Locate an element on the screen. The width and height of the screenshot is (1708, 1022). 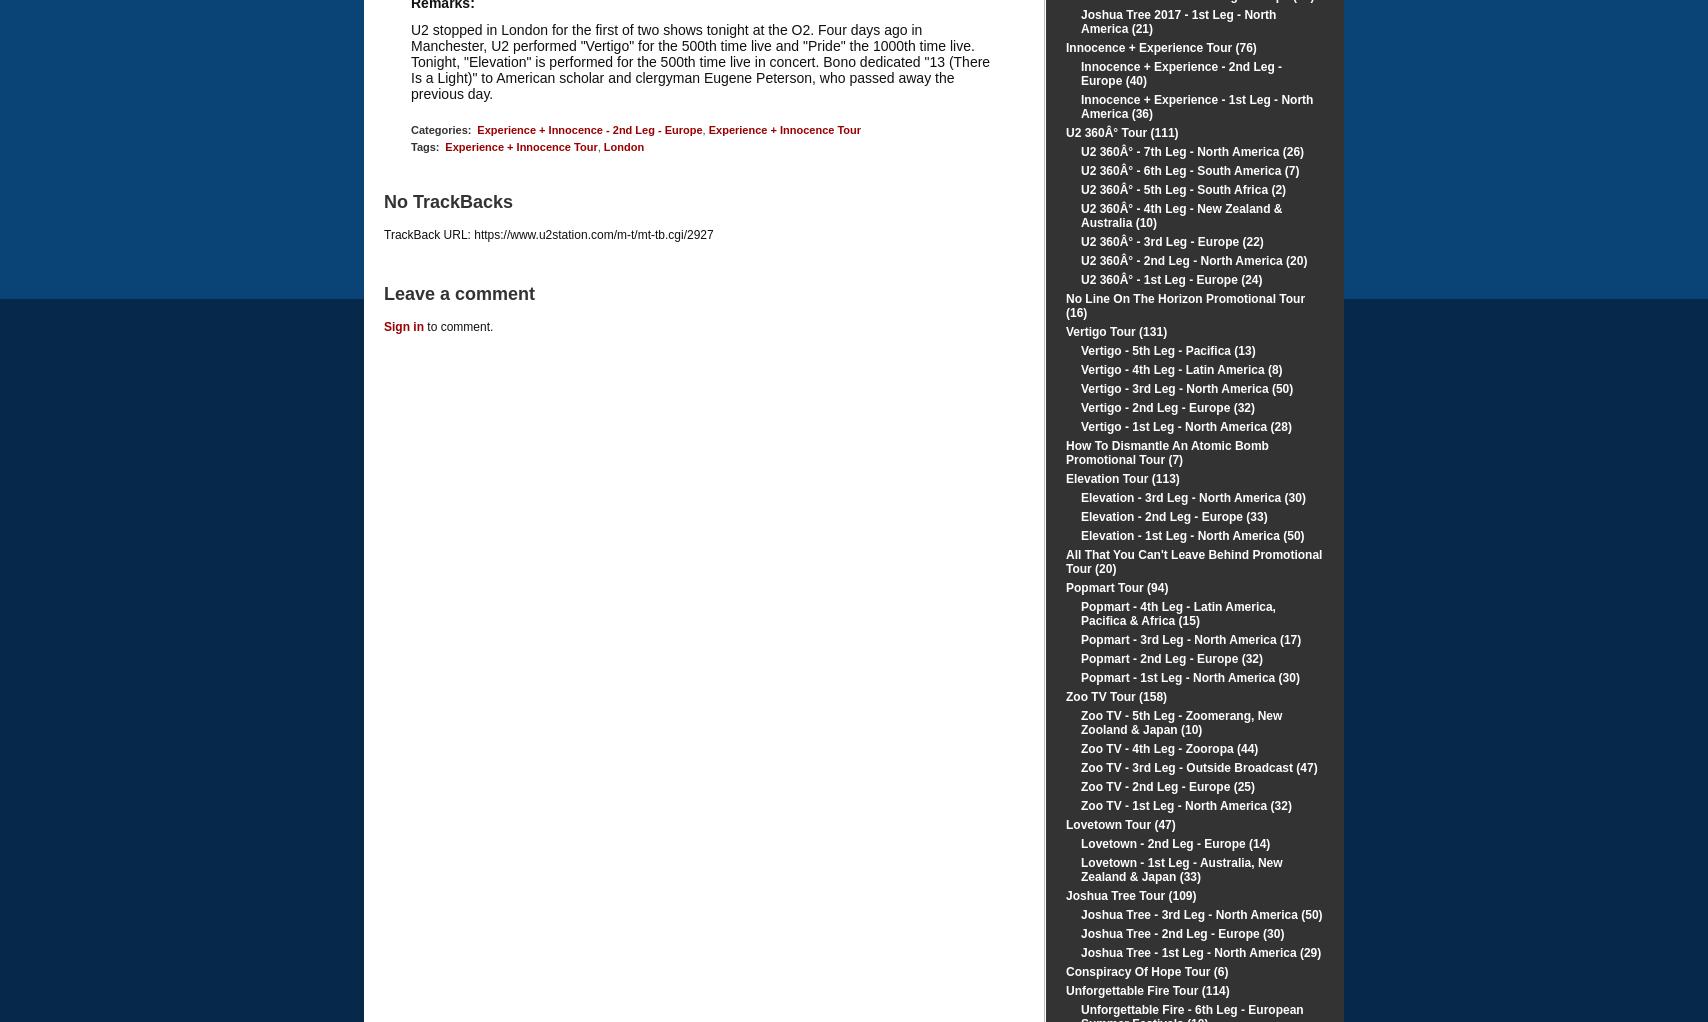
'TrackBack URL: https://www.u2station.com/m-t/mt-tb.cgi/2927' is located at coordinates (548, 233).